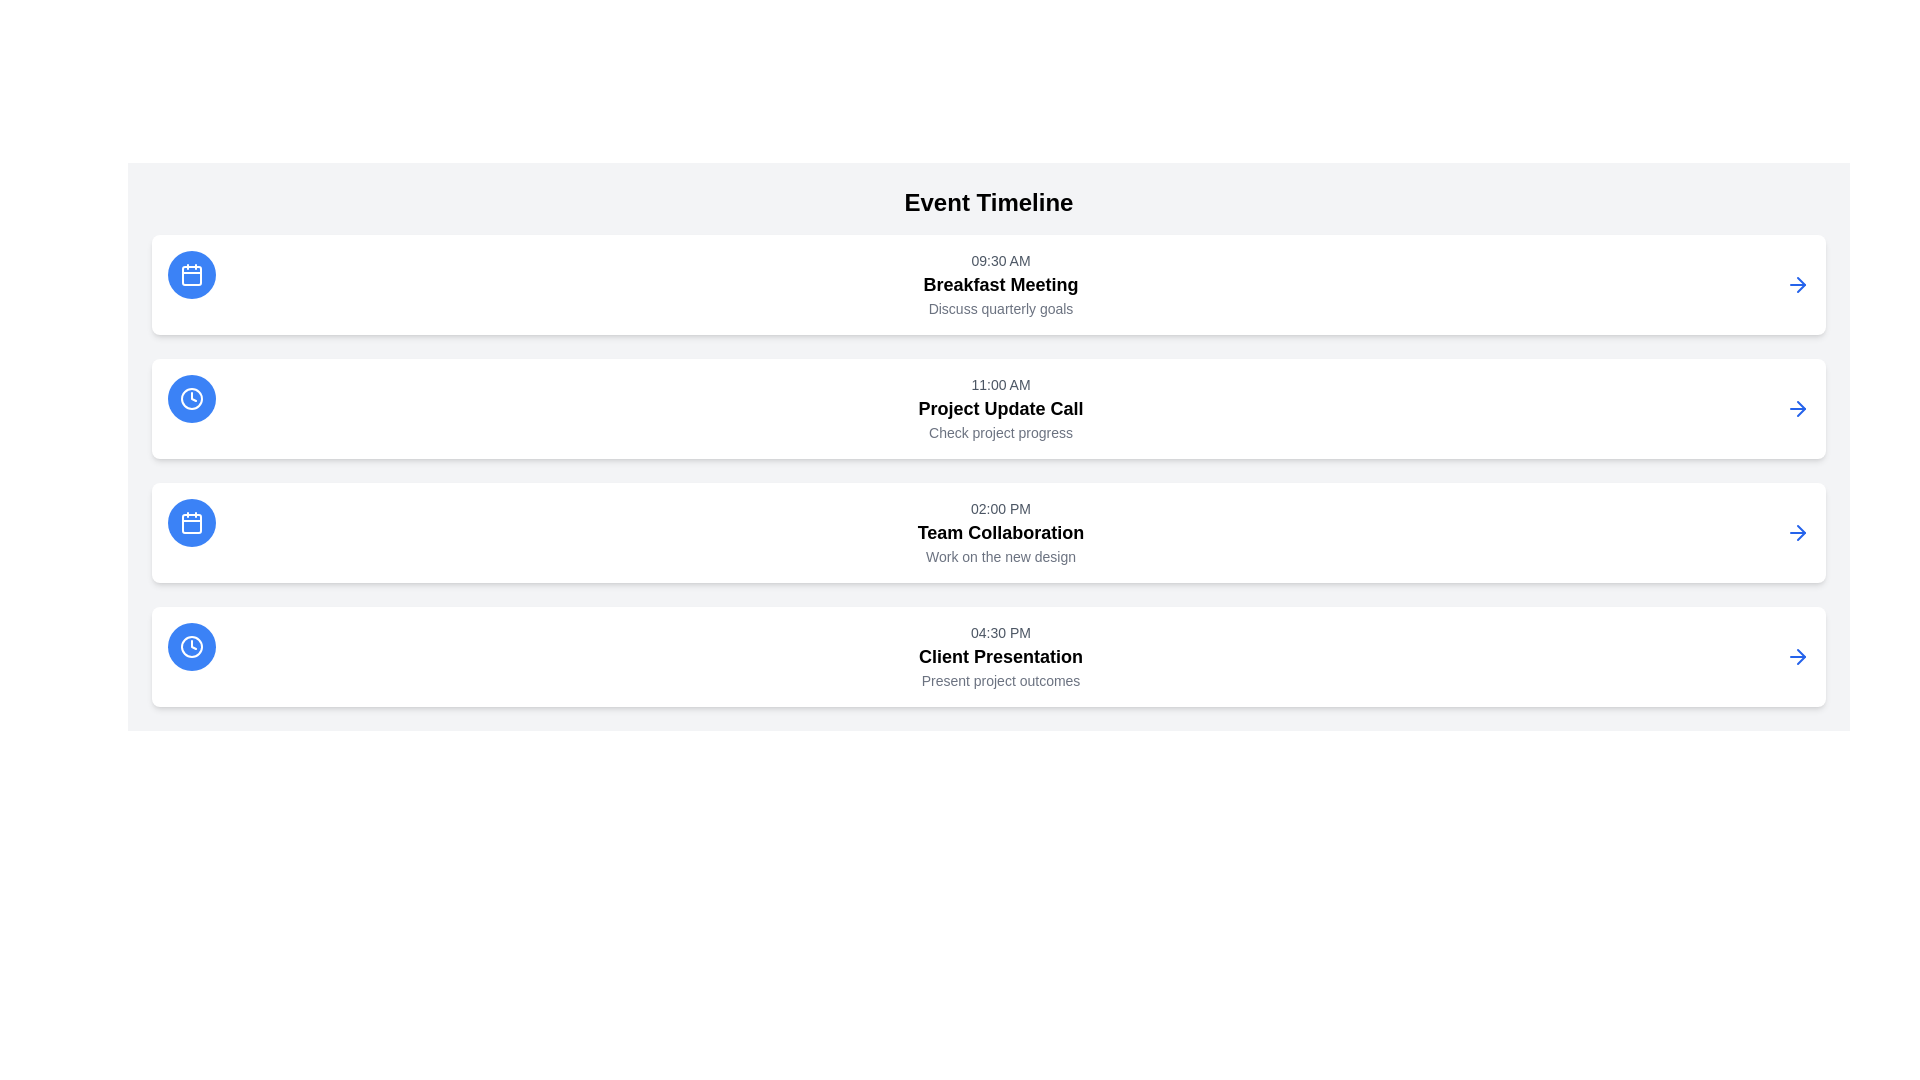 This screenshot has height=1080, width=1920. I want to click on the event title/header element located between '09:30 AM' and 'Discuss quarterly goals' in the event card list, so click(1001, 285).